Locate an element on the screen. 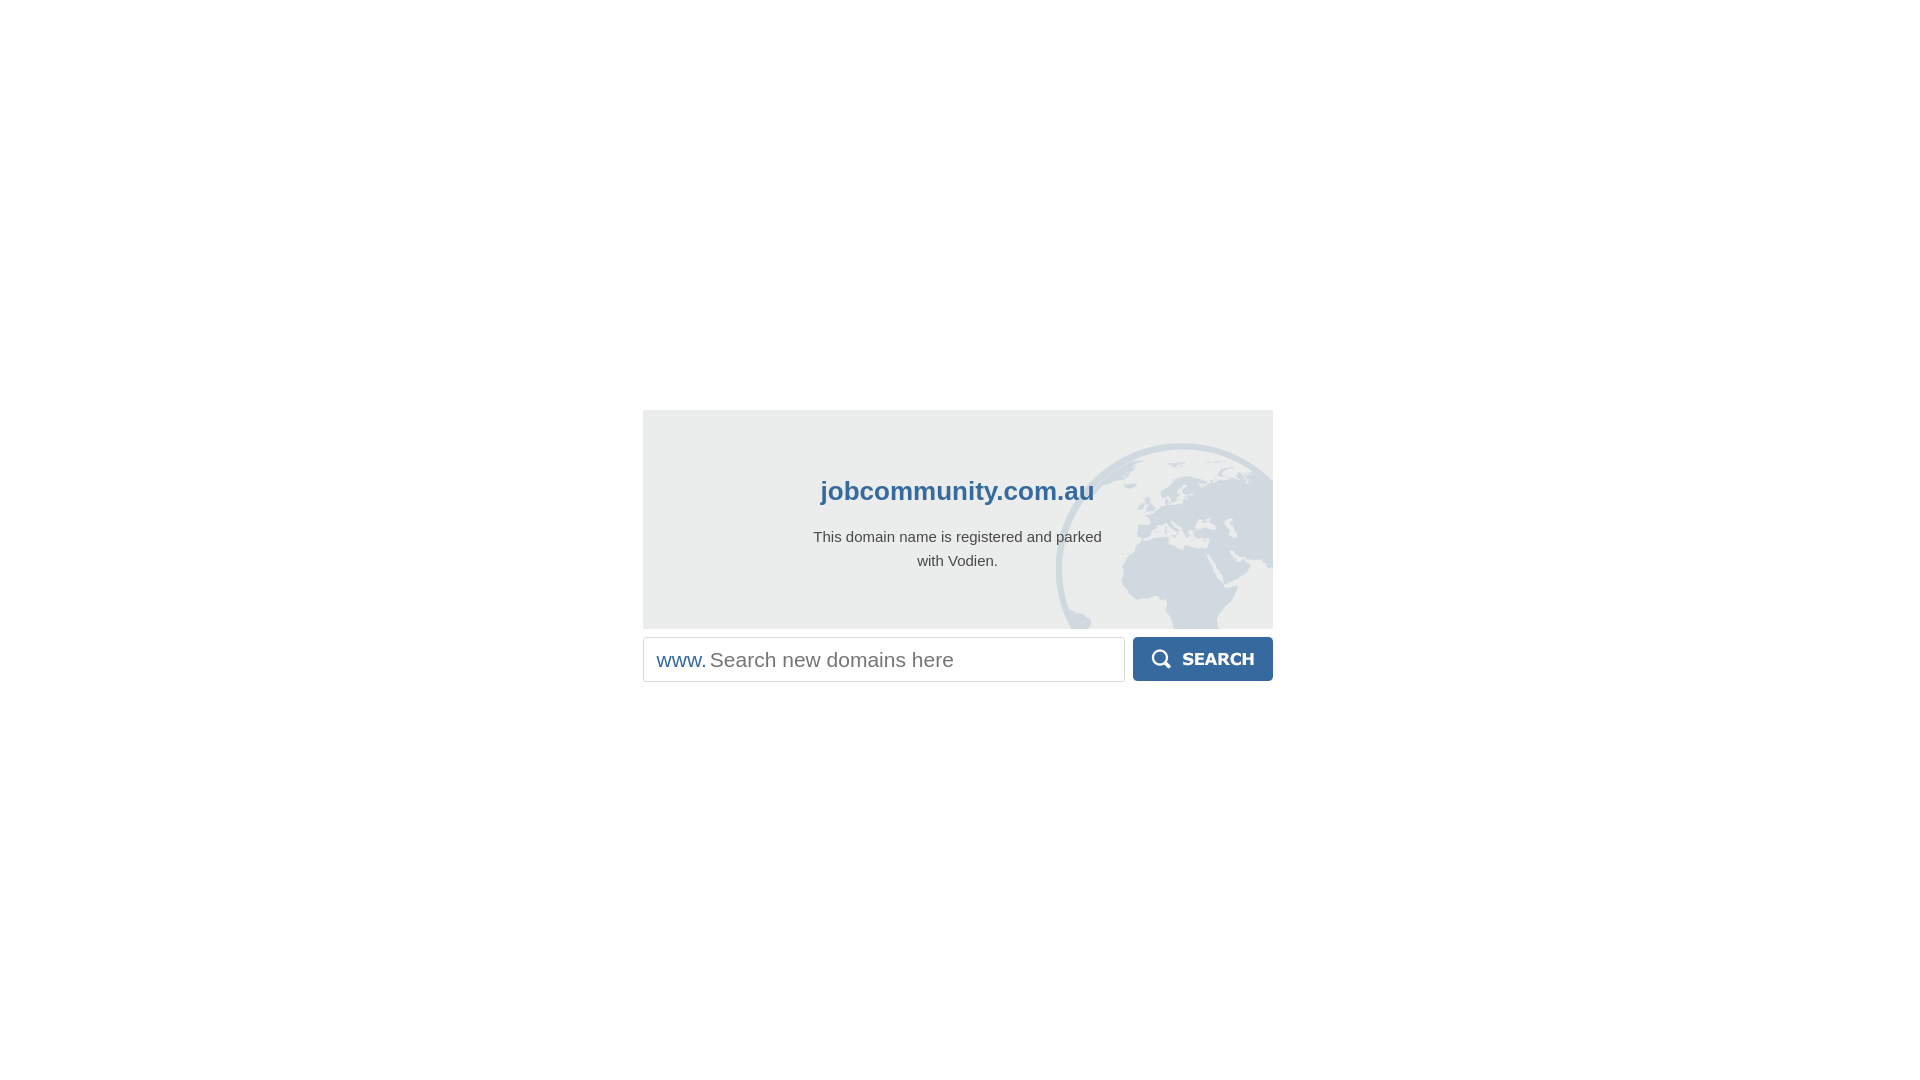 The height and width of the screenshot is (1080, 1920). 'Search' is located at coordinates (1202, 659).